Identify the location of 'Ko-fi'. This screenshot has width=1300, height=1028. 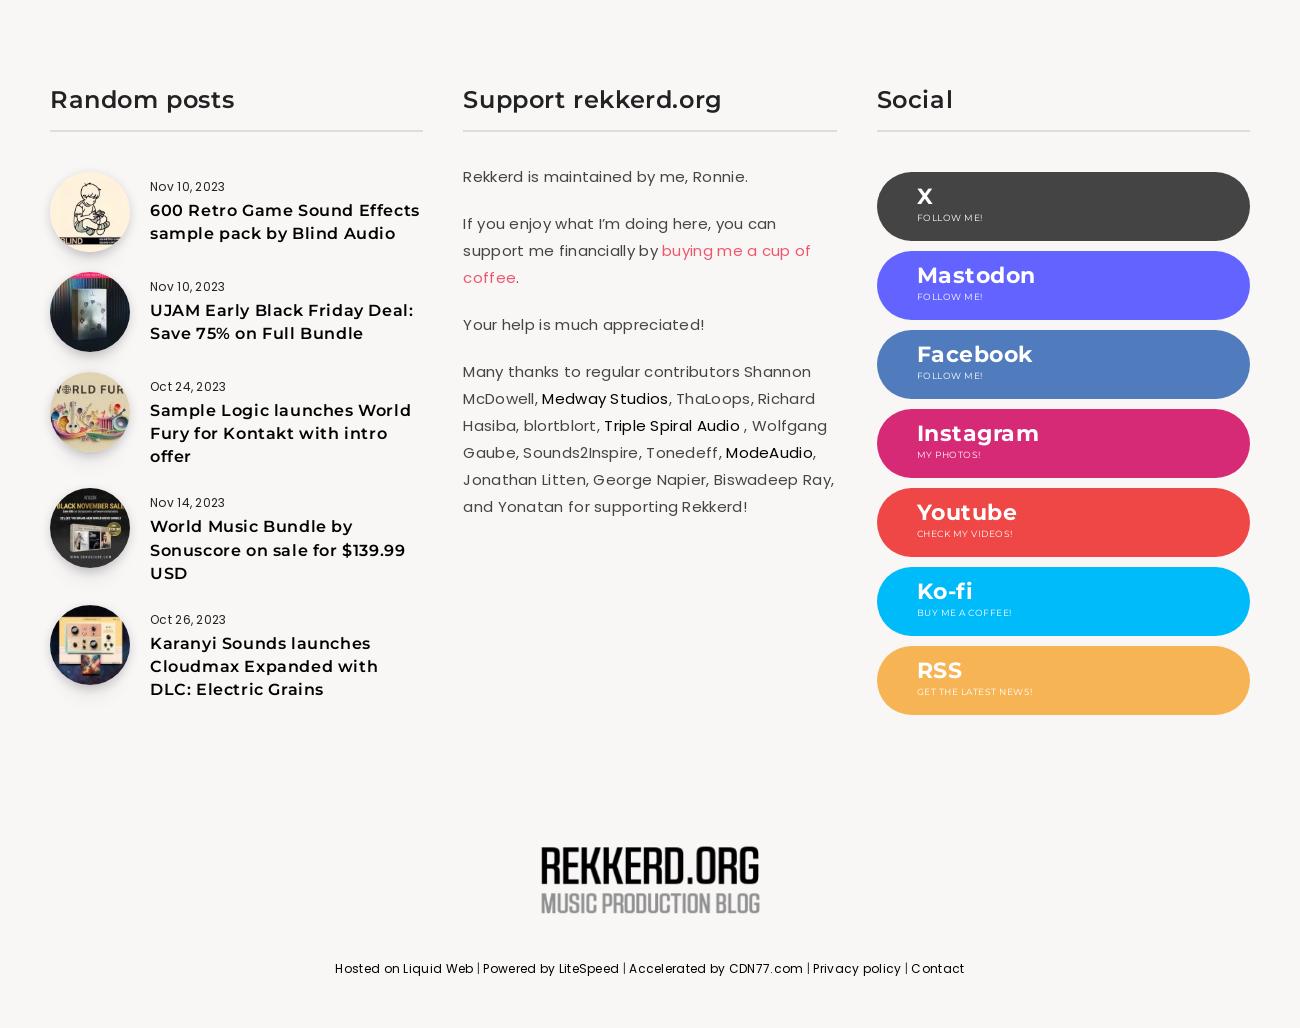
(944, 589).